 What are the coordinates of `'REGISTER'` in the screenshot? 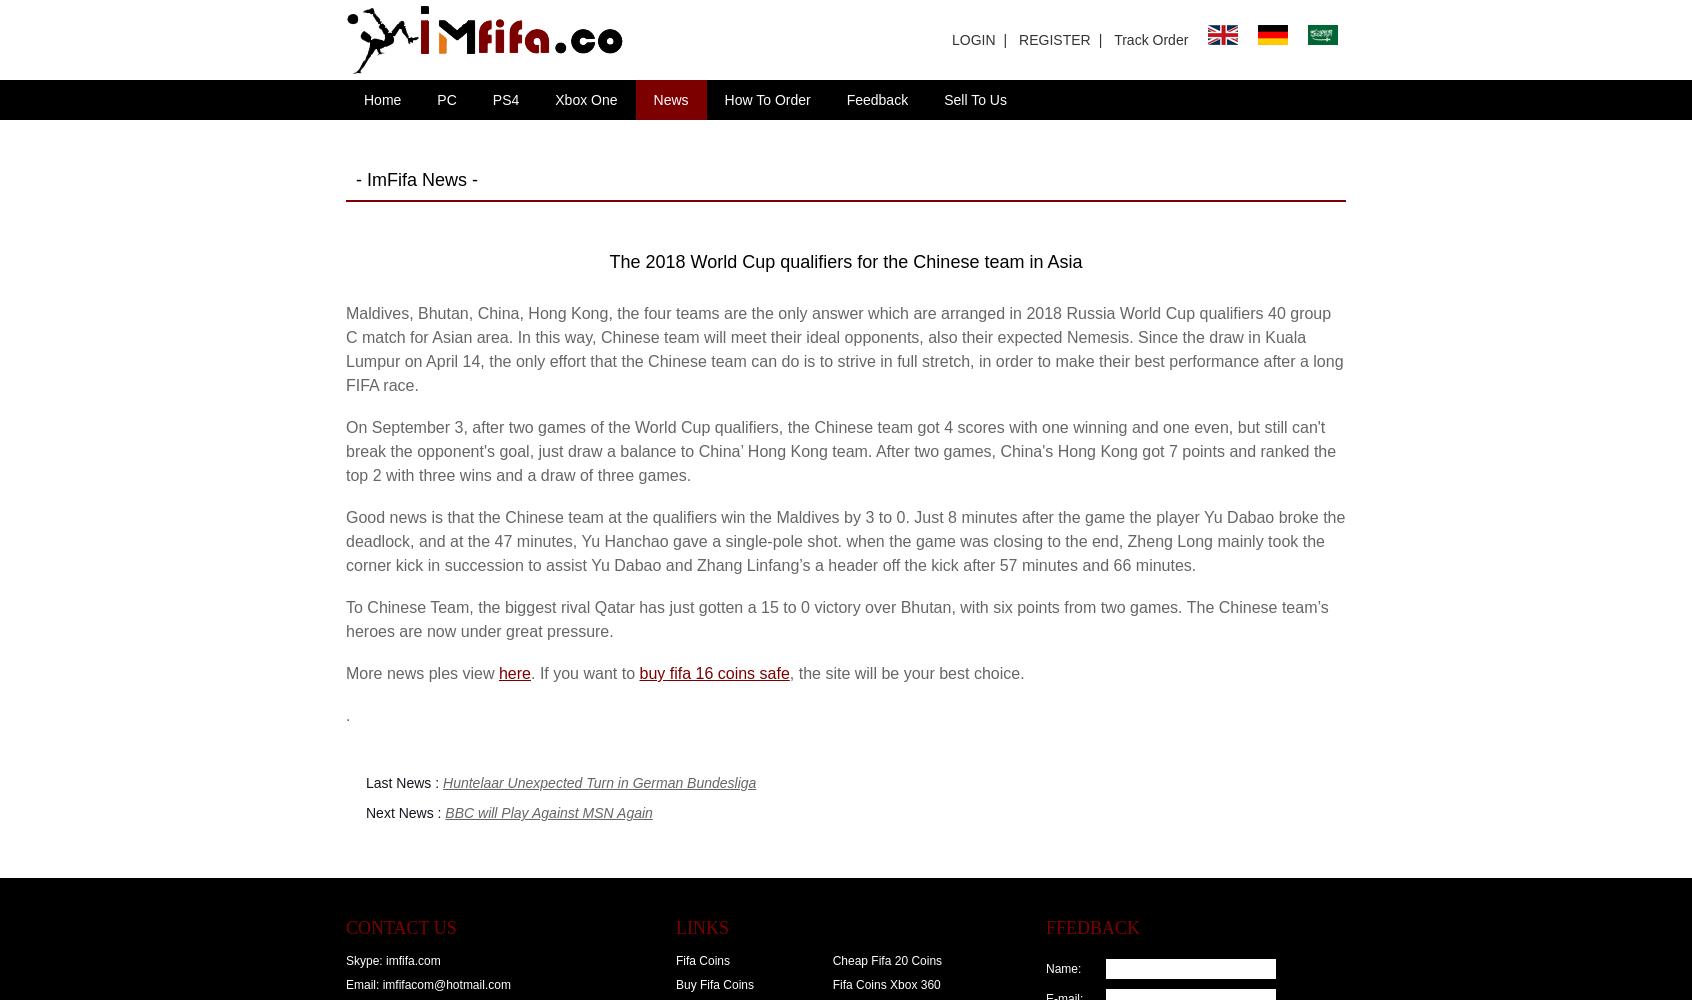 It's located at (1053, 40).